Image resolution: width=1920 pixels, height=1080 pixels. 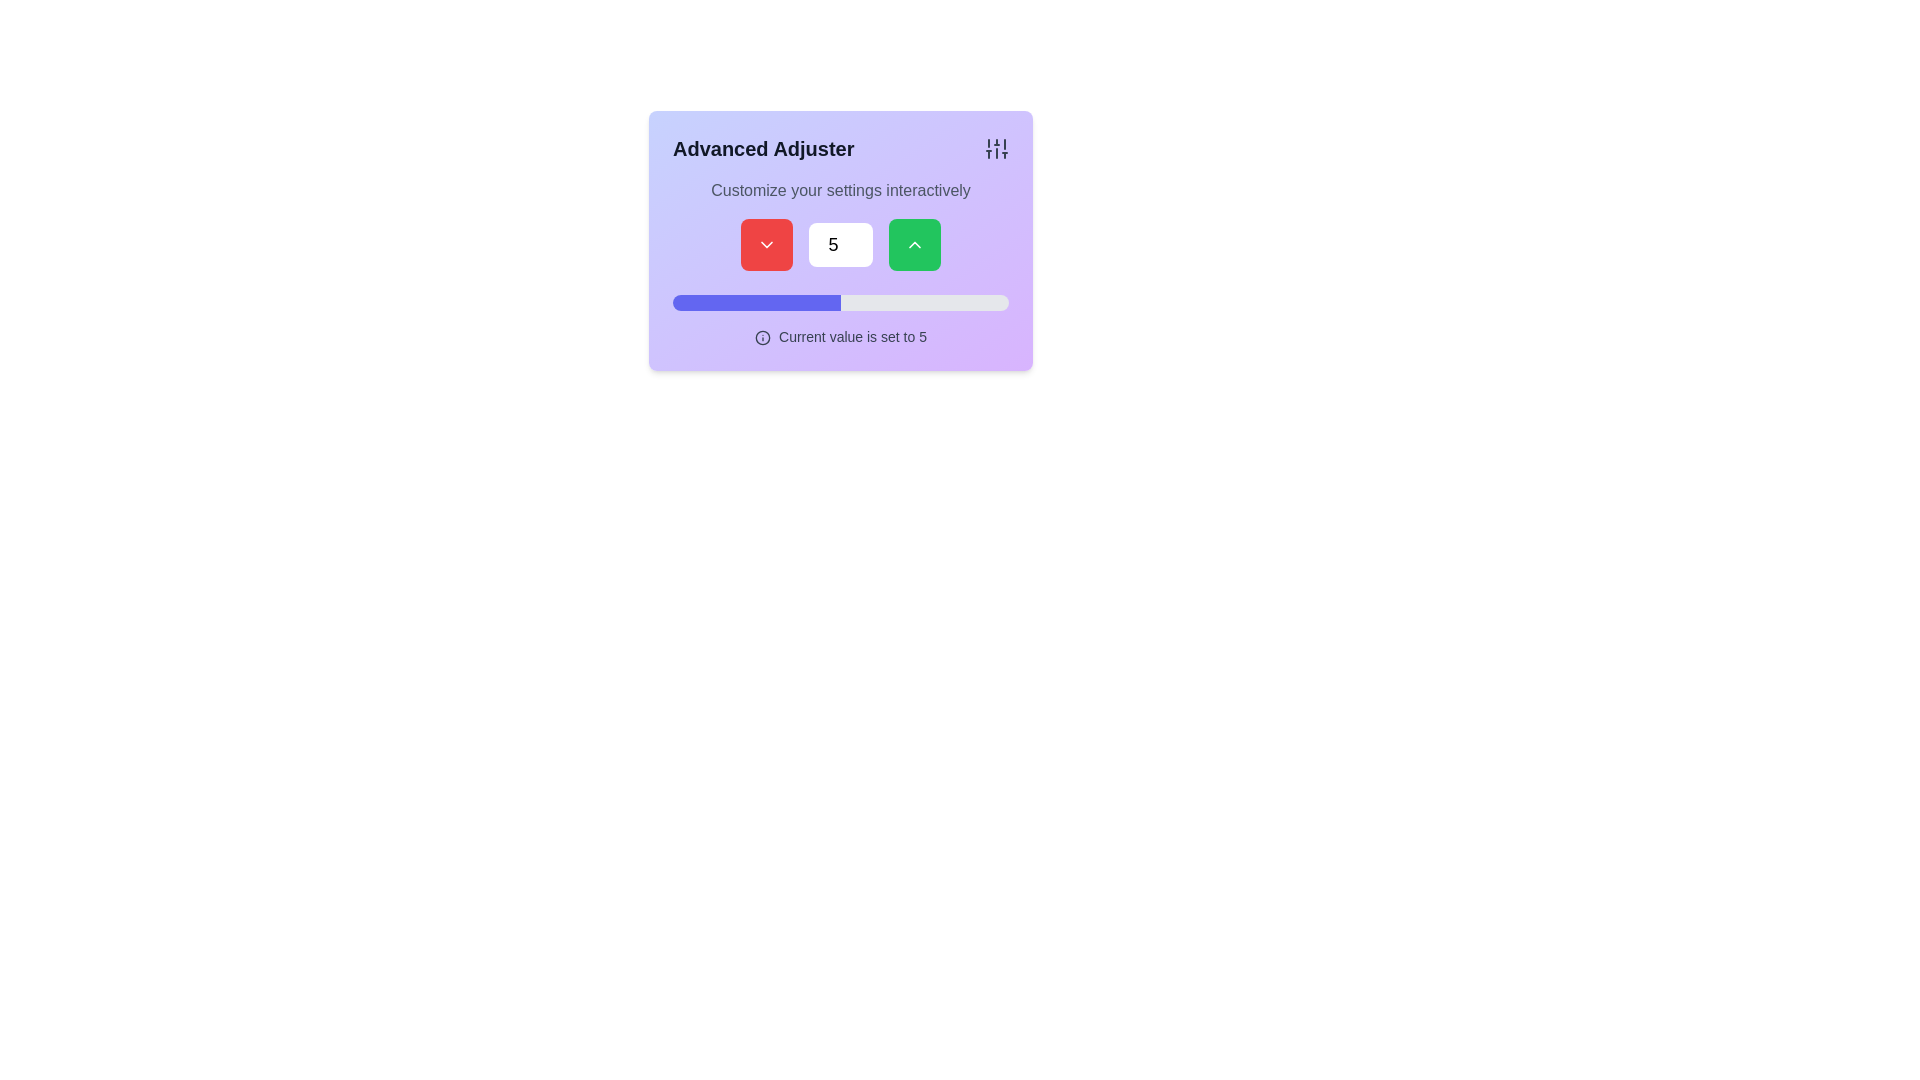 What do you see at coordinates (756, 303) in the screenshot?
I see `the progress indicator, which visually represents completion and is located near the bottom of the interface, filling approximately 50% of the progress bar's width` at bounding box center [756, 303].